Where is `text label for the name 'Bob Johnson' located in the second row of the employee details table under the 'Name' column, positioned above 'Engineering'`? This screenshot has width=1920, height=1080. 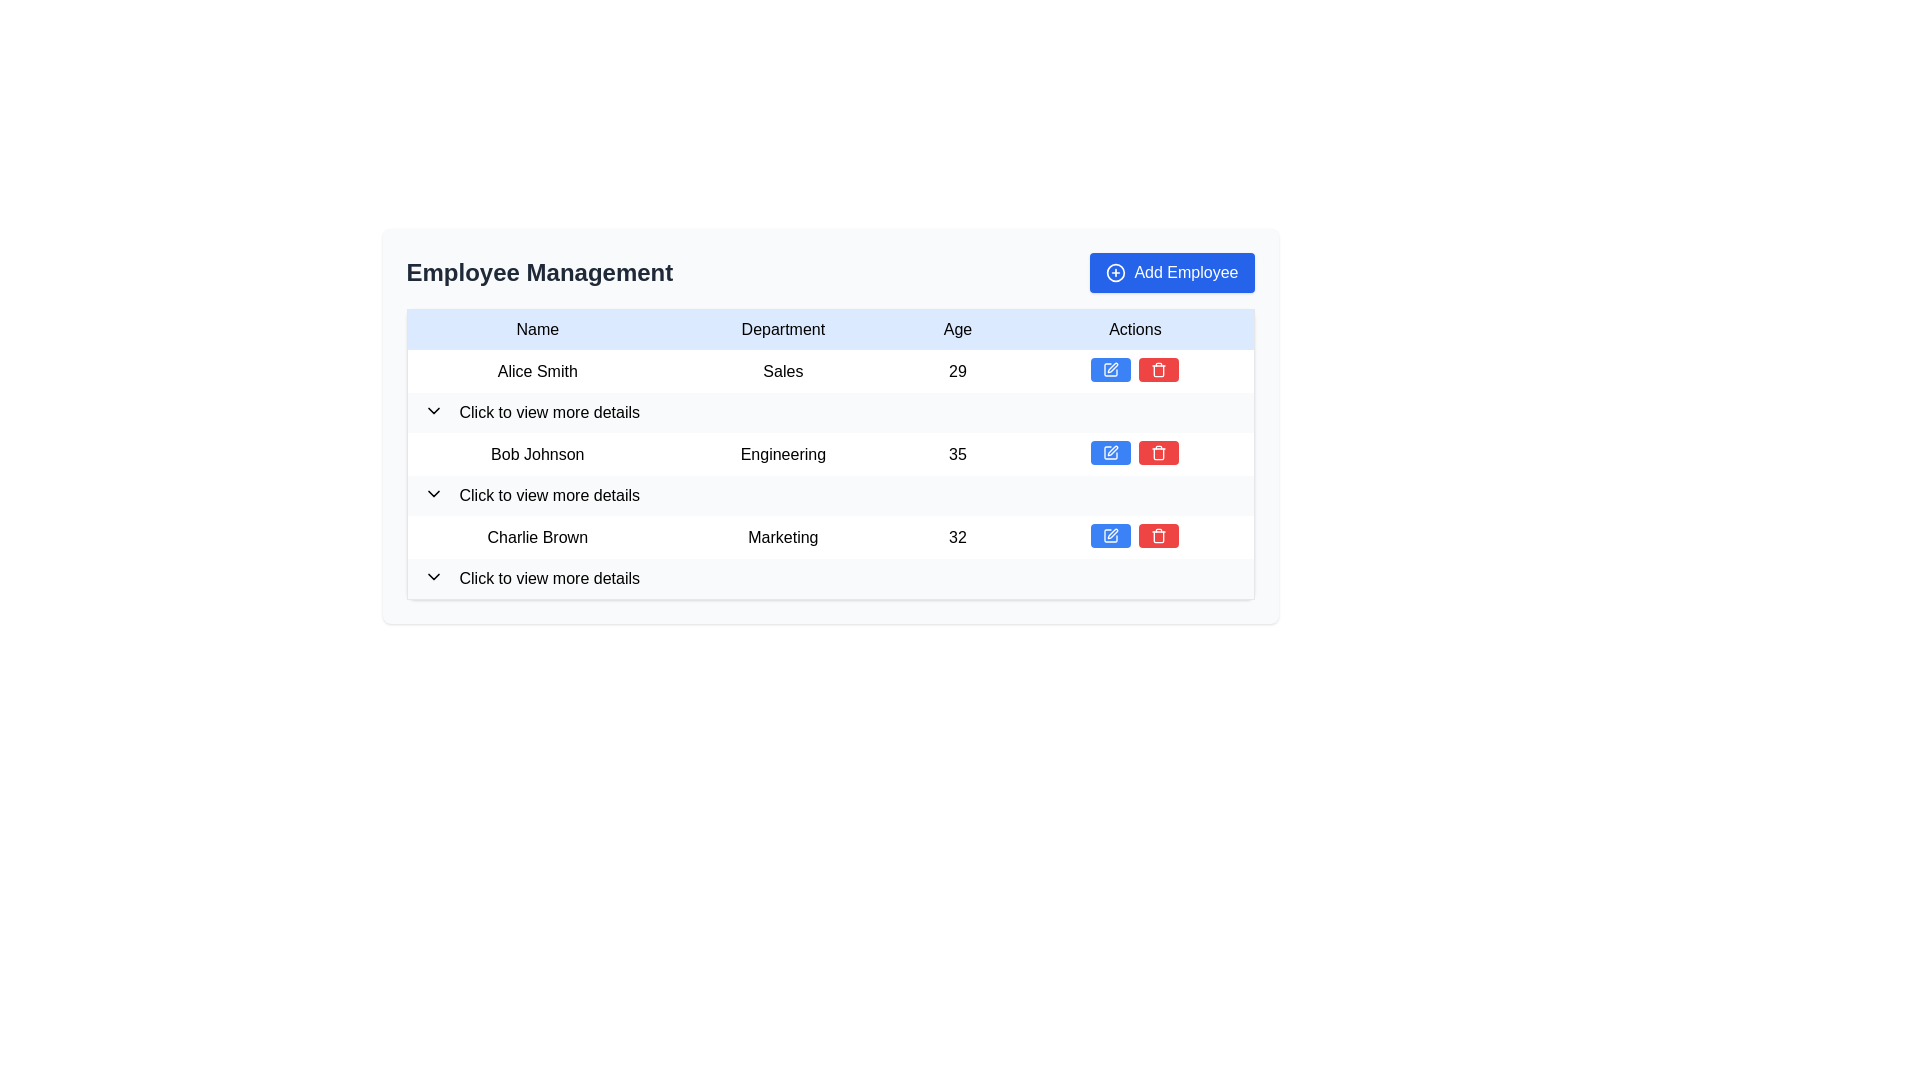 text label for the name 'Bob Johnson' located in the second row of the employee details table under the 'Name' column, positioned above 'Engineering' is located at coordinates (537, 454).